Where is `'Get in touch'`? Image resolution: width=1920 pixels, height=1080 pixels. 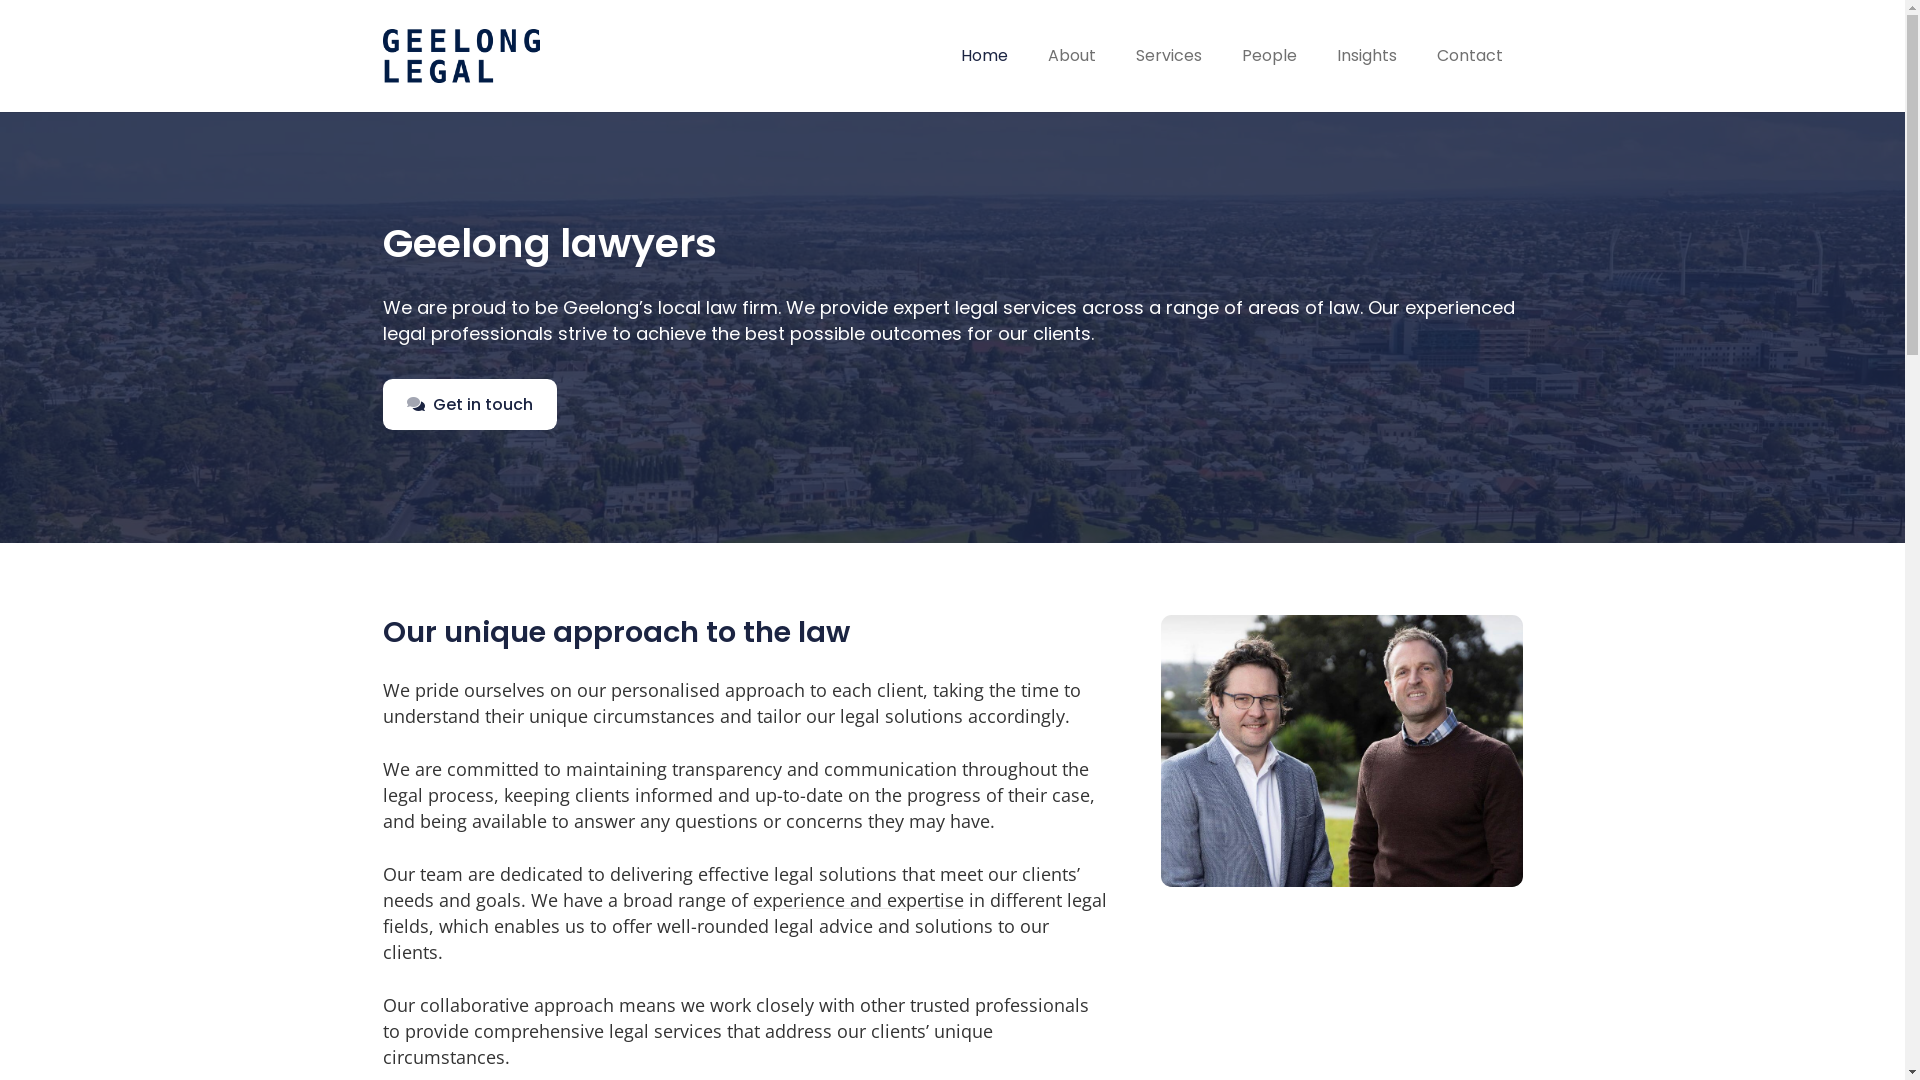
'Get in touch' is located at coordinates (468, 404).